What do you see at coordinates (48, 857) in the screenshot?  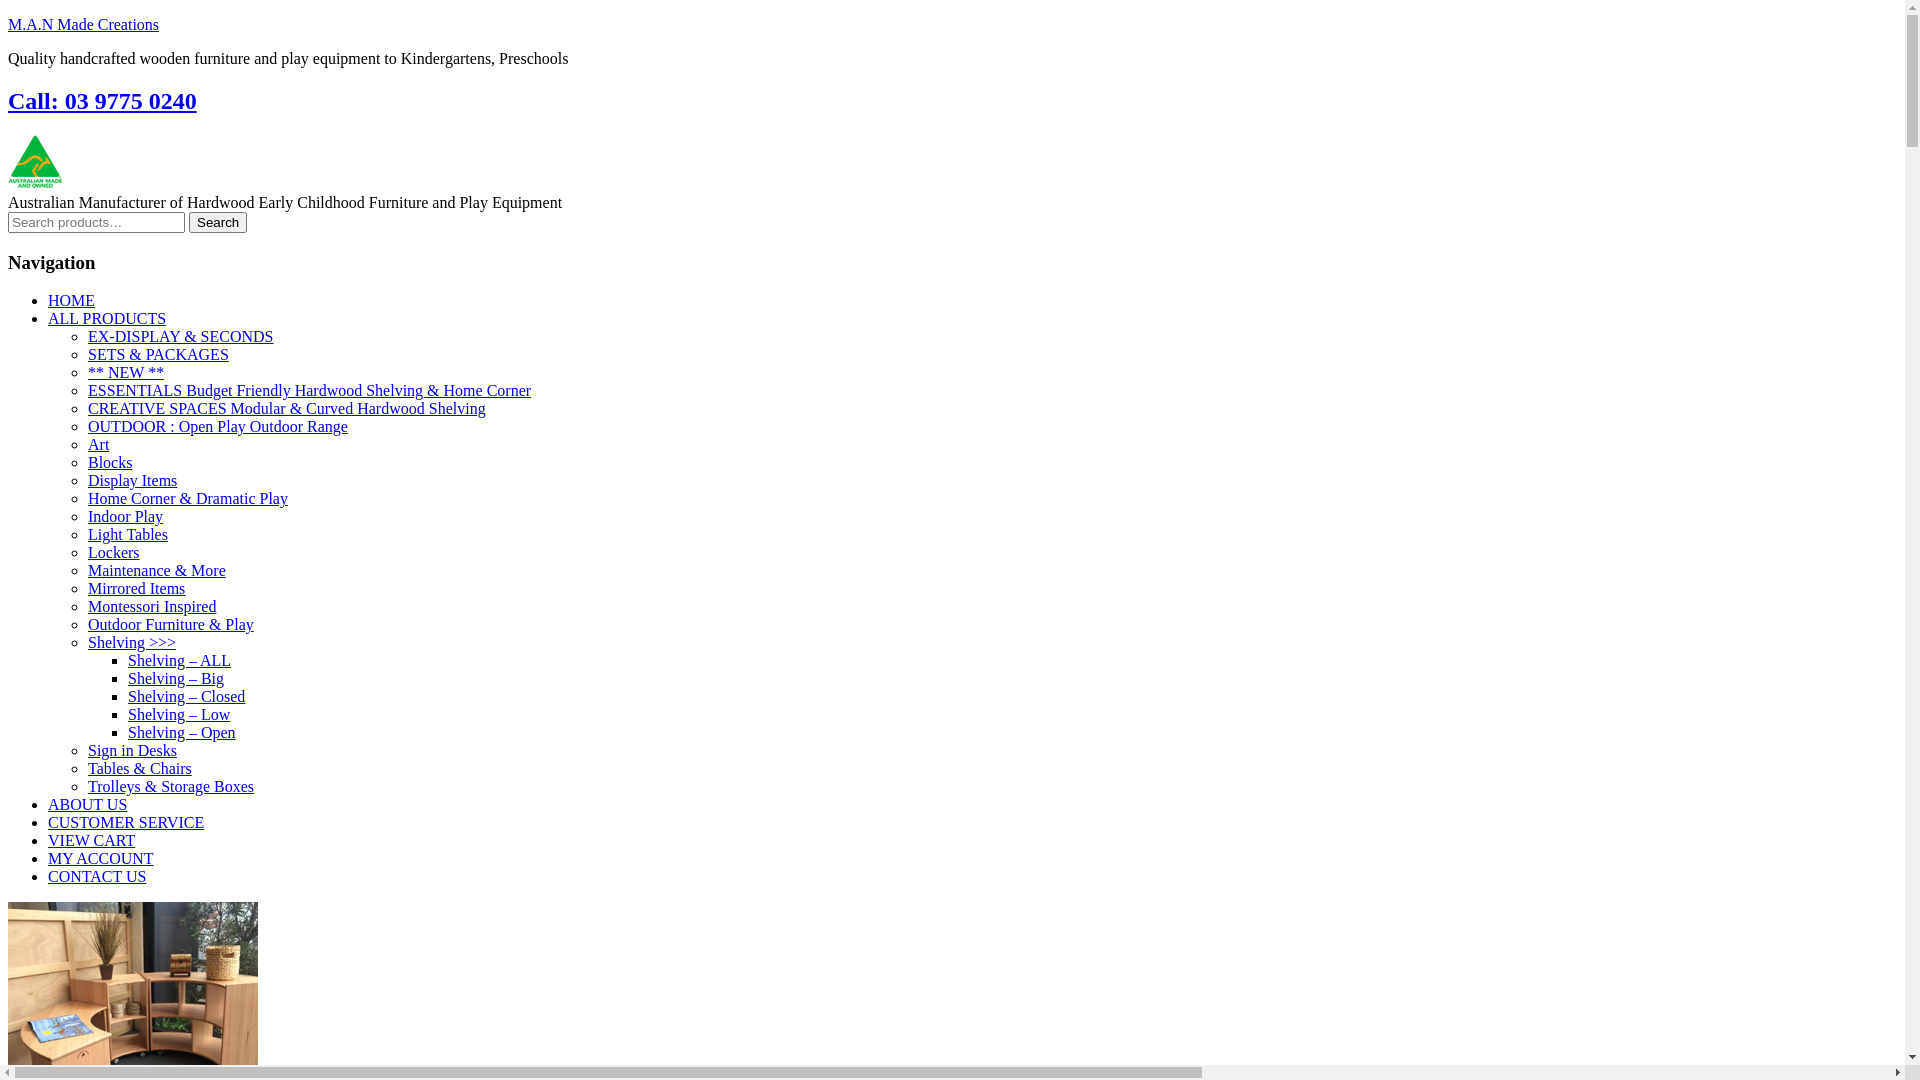 I see `'MY ACCOUNT'` at bounding box center [48, 857].